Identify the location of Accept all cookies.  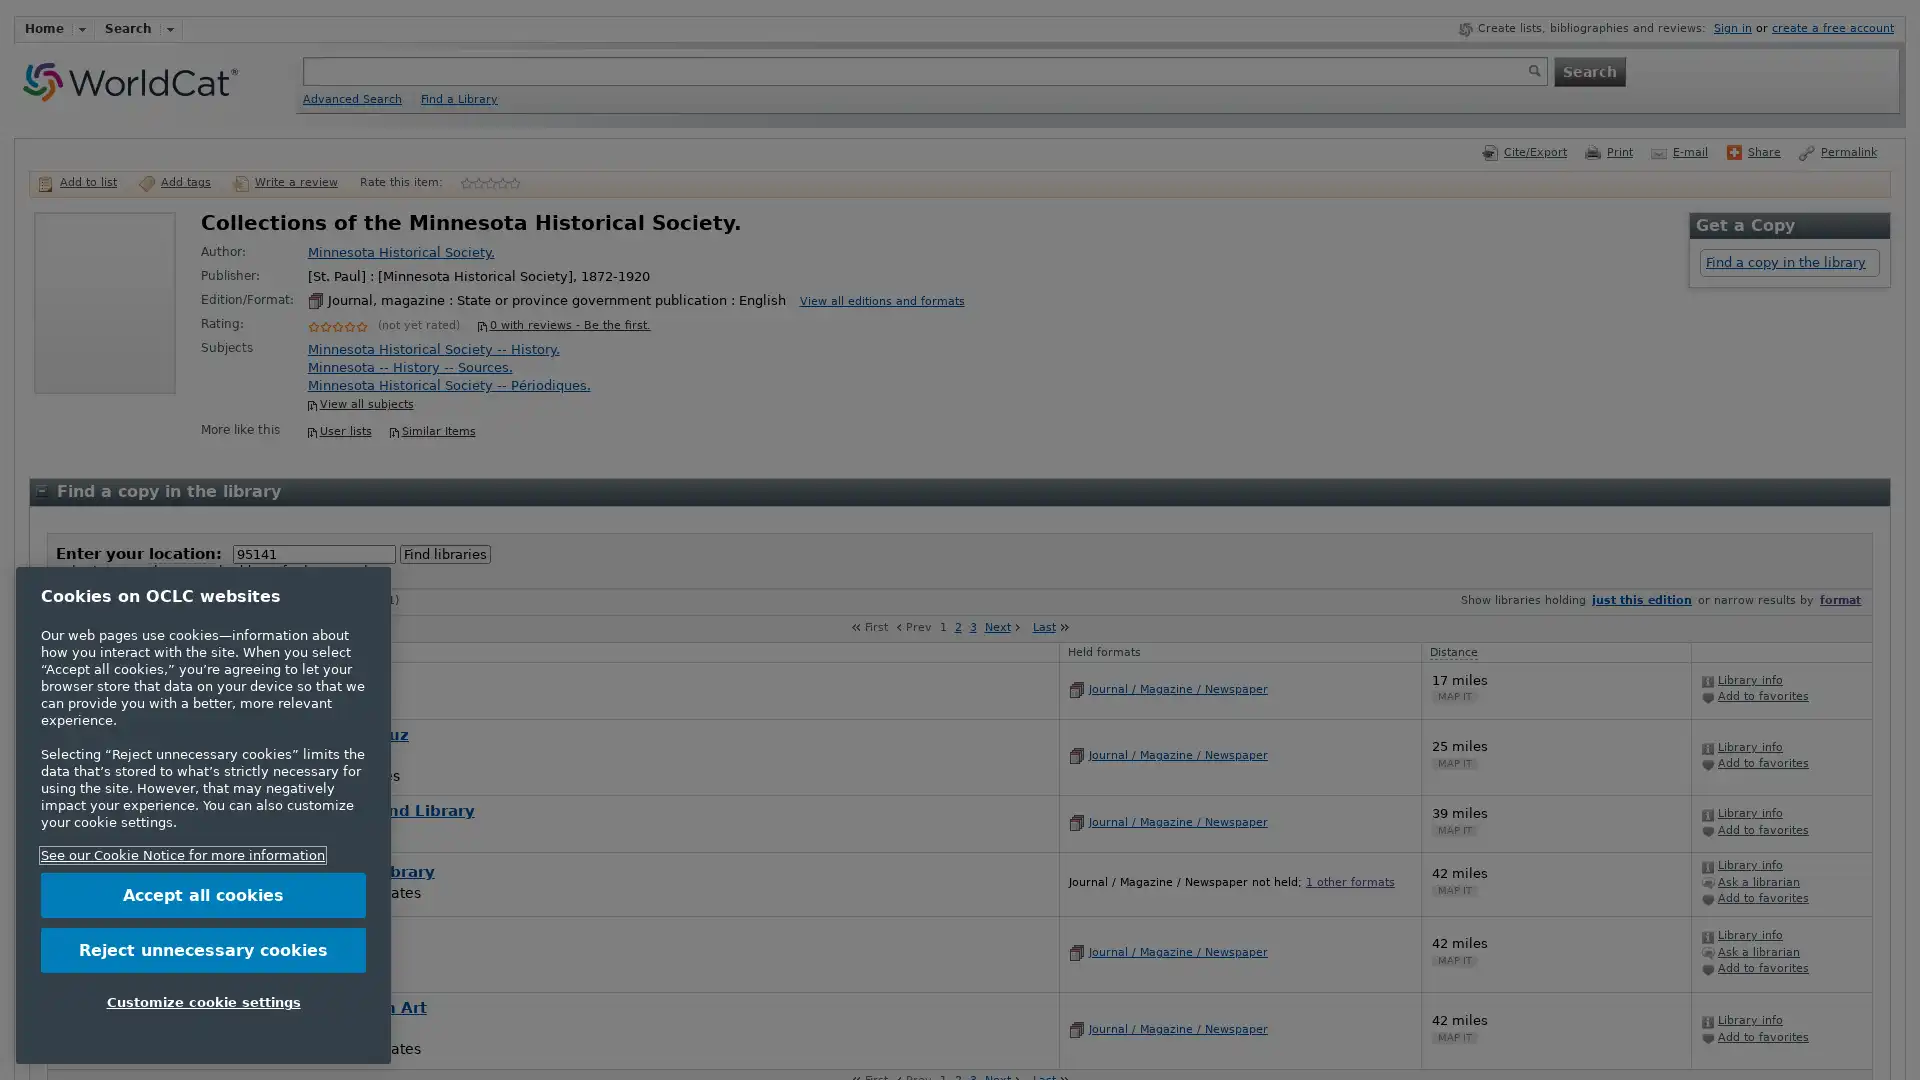
(203, 894).